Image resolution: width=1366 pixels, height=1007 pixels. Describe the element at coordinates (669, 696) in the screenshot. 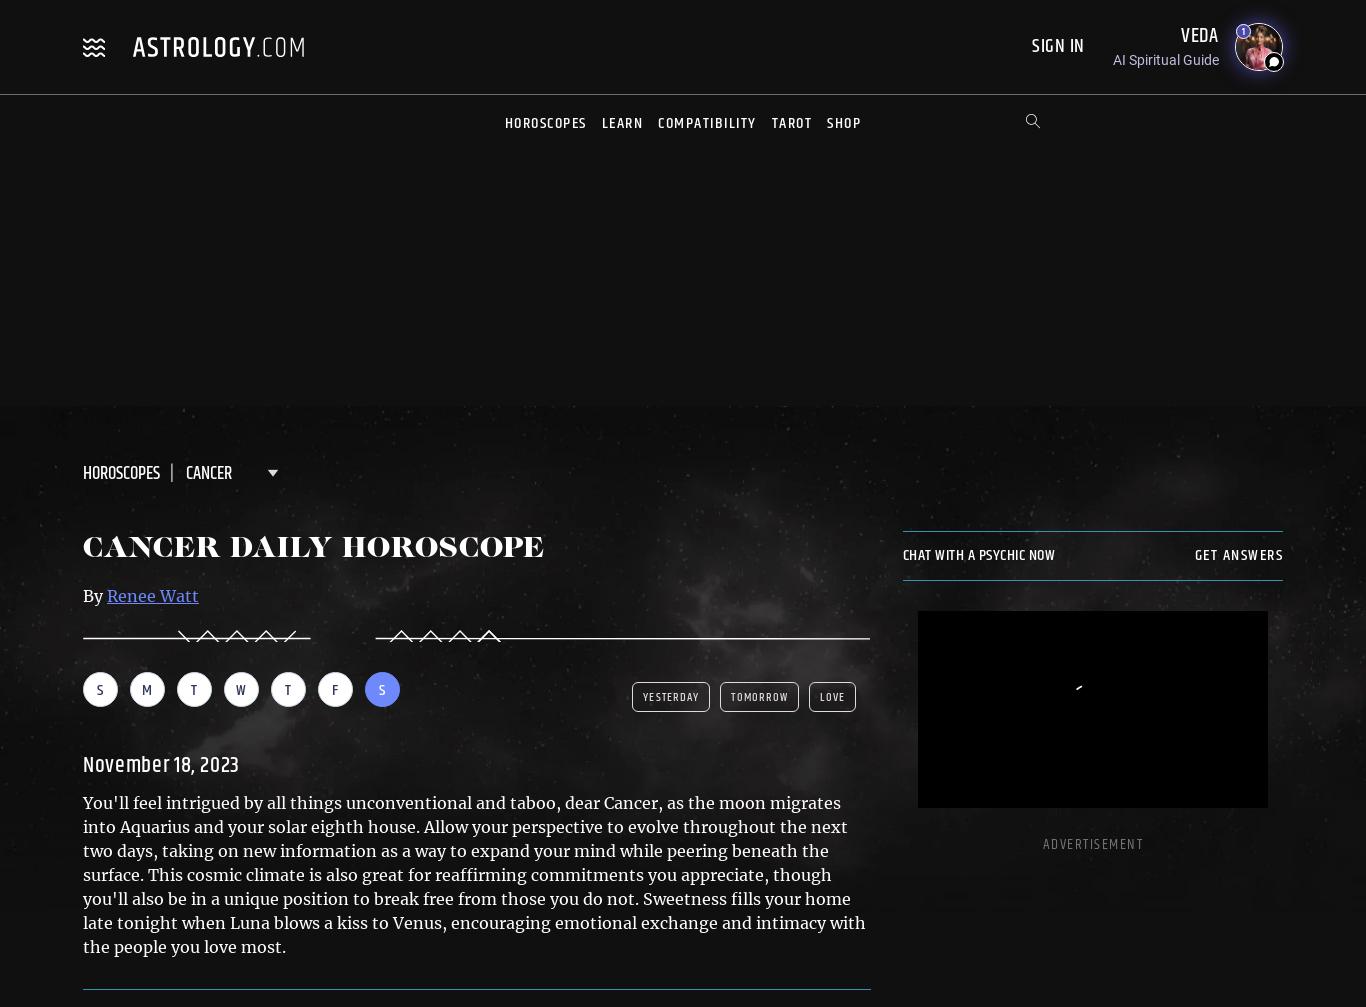

I see `'yesterday'` at that location.